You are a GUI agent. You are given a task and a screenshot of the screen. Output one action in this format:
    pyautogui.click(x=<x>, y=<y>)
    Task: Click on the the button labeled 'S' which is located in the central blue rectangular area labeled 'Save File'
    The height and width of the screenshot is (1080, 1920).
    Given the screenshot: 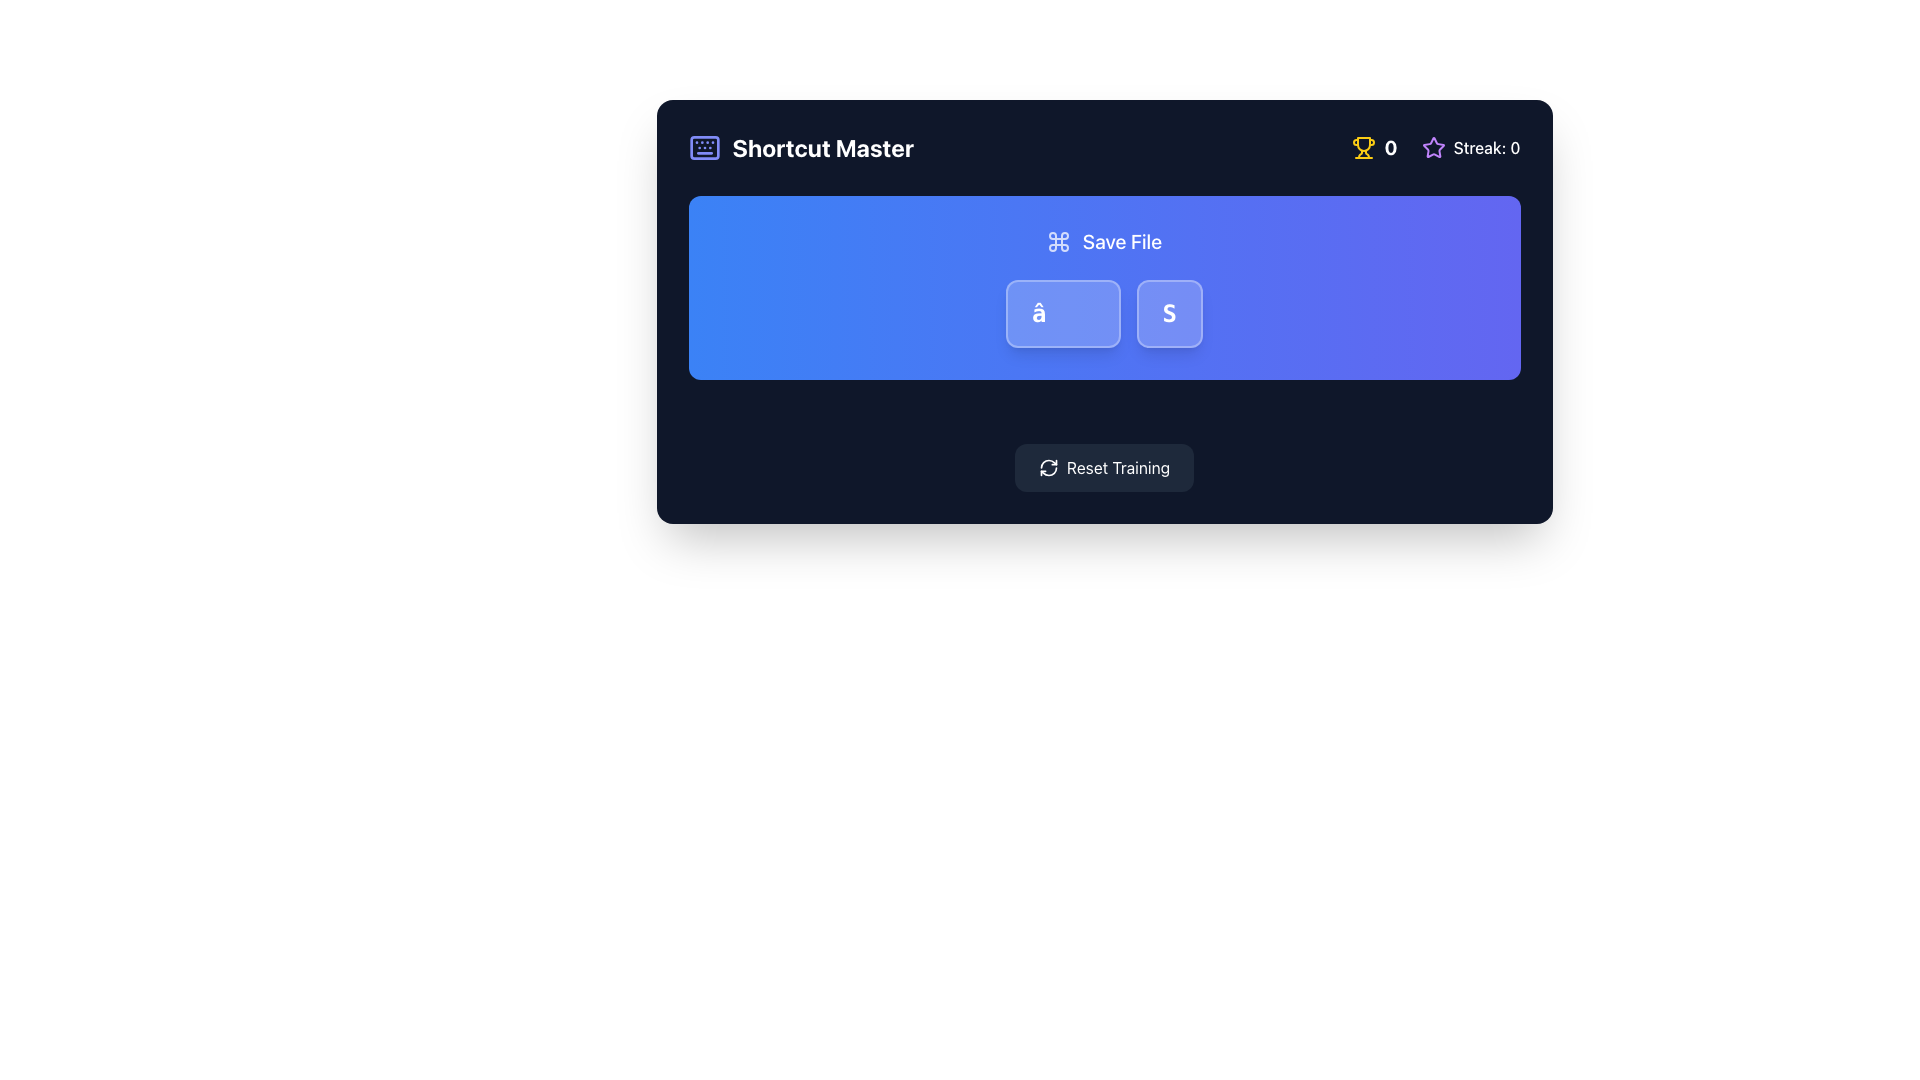 What is the action you would take?
    pyautogui.click(x=1169, y=313)
    